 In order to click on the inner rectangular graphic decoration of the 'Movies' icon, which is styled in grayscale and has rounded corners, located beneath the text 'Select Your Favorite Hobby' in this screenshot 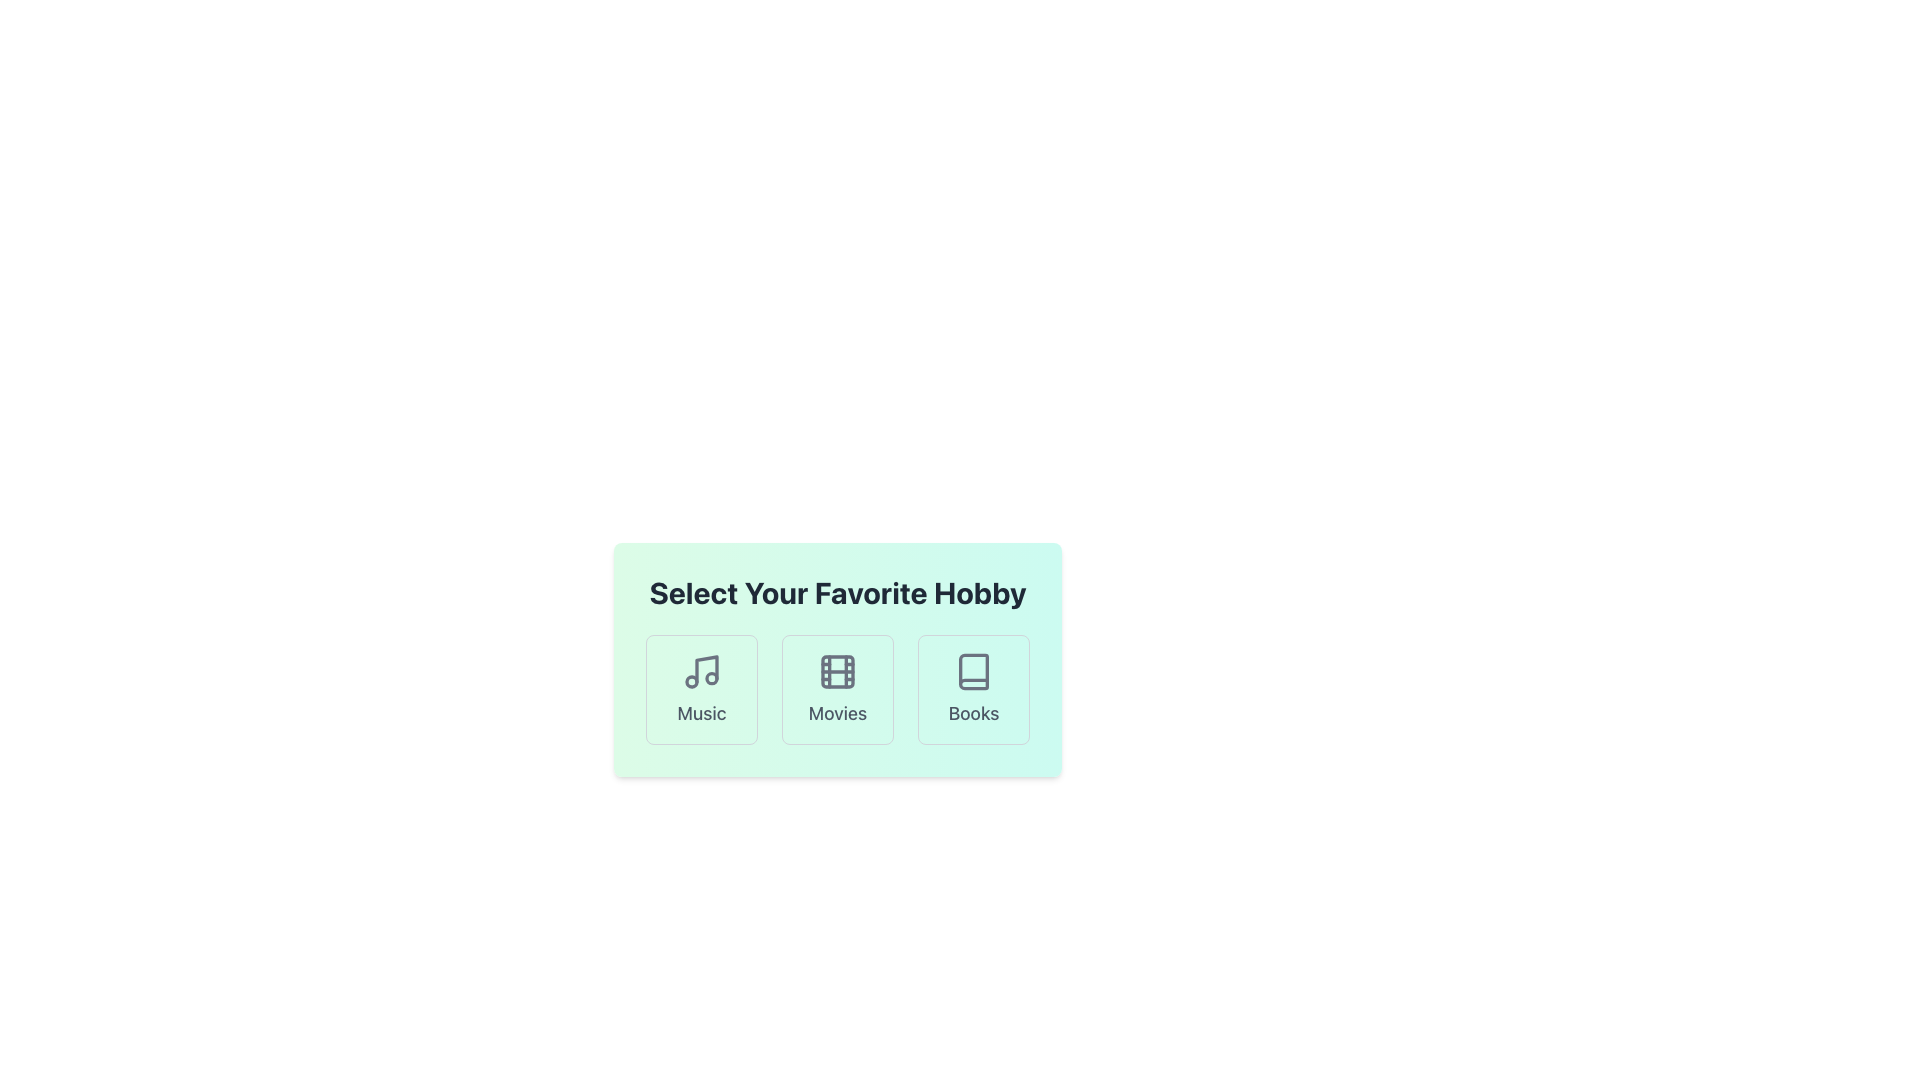, I will do `click(838, 671)`.